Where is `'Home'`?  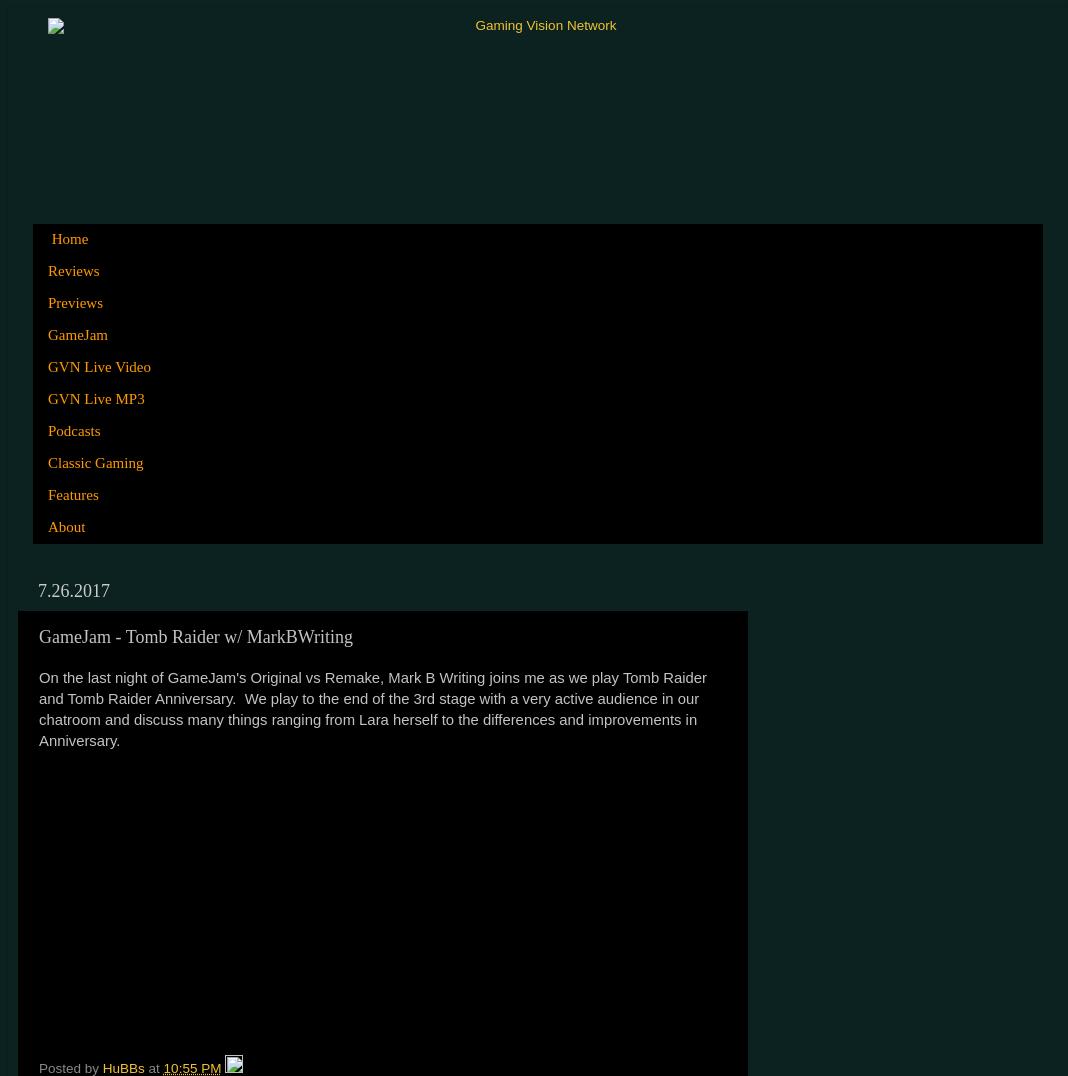 'Home' is located at coordinates (68, 238).